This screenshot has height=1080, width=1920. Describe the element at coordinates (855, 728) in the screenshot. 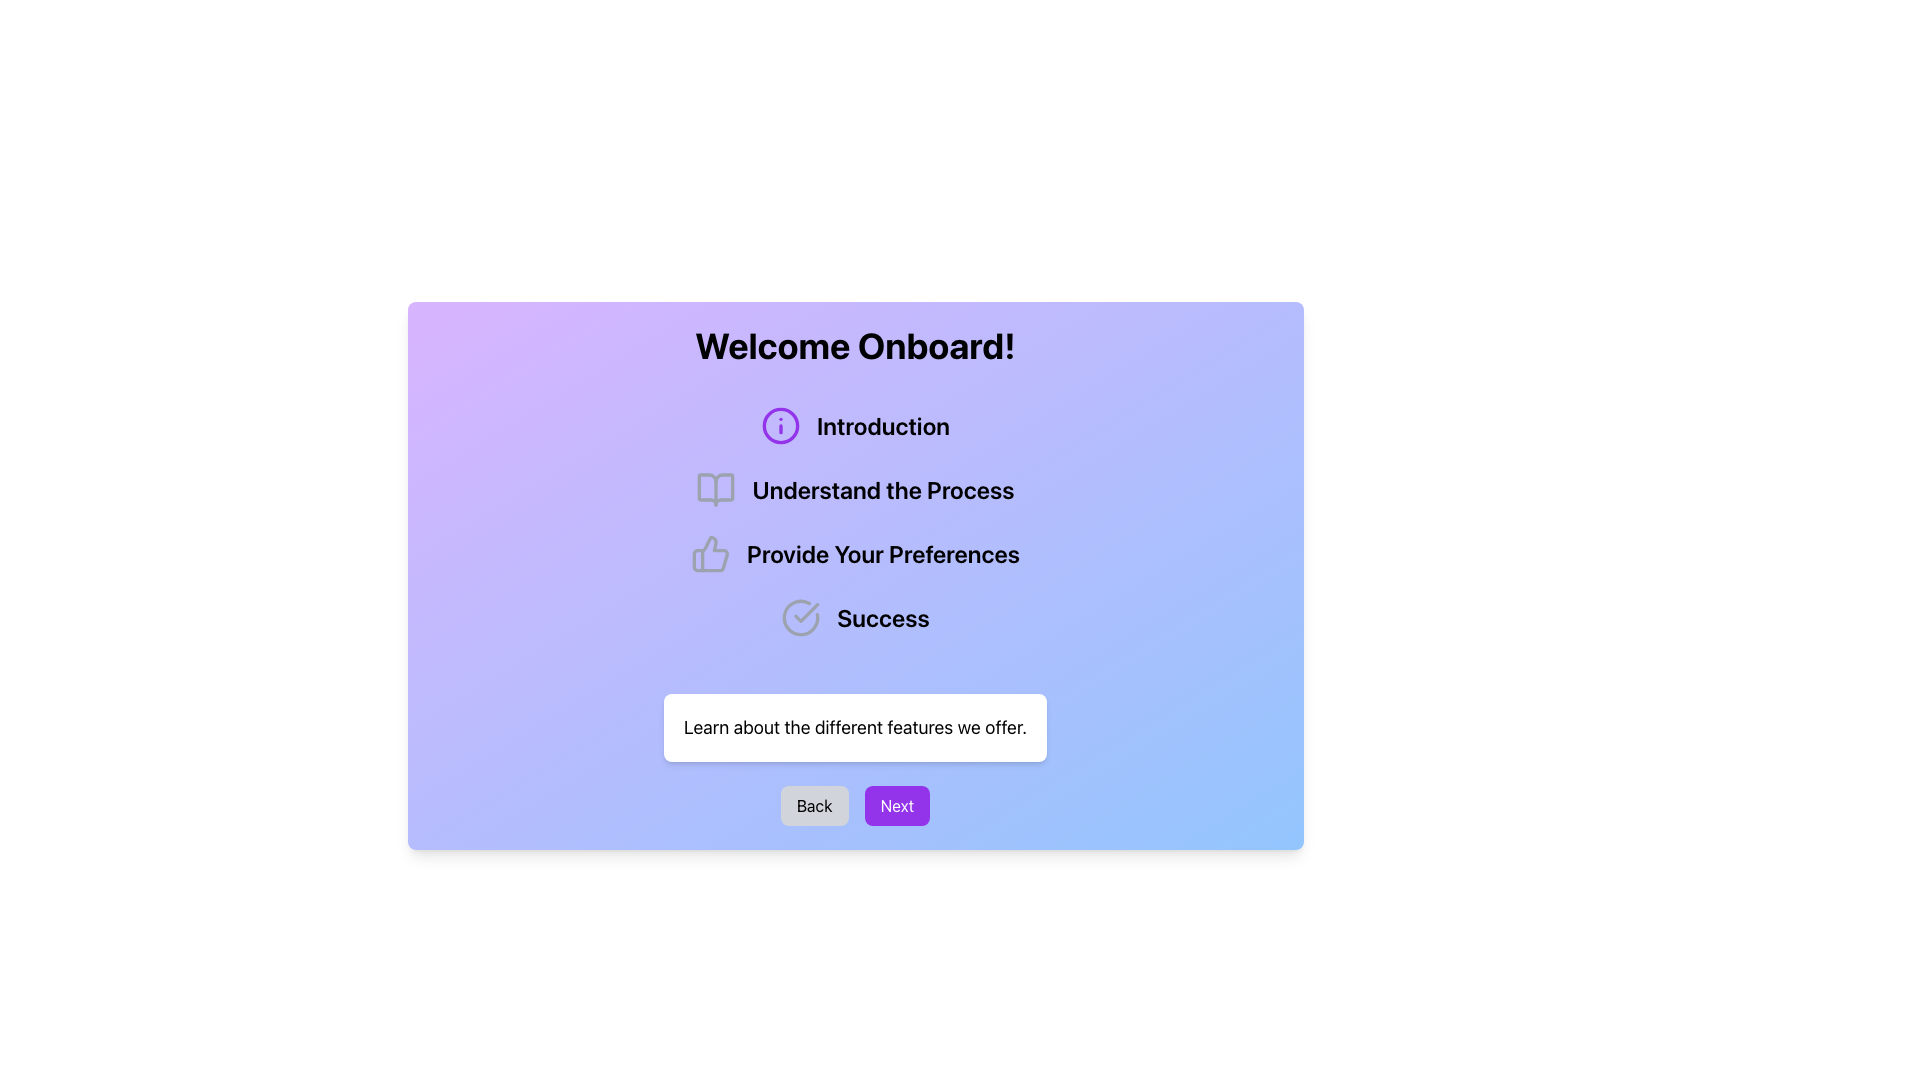

I see `text content from the Informational Text Box which contains the message: 'Learn about the different features we offer.'` at that location.